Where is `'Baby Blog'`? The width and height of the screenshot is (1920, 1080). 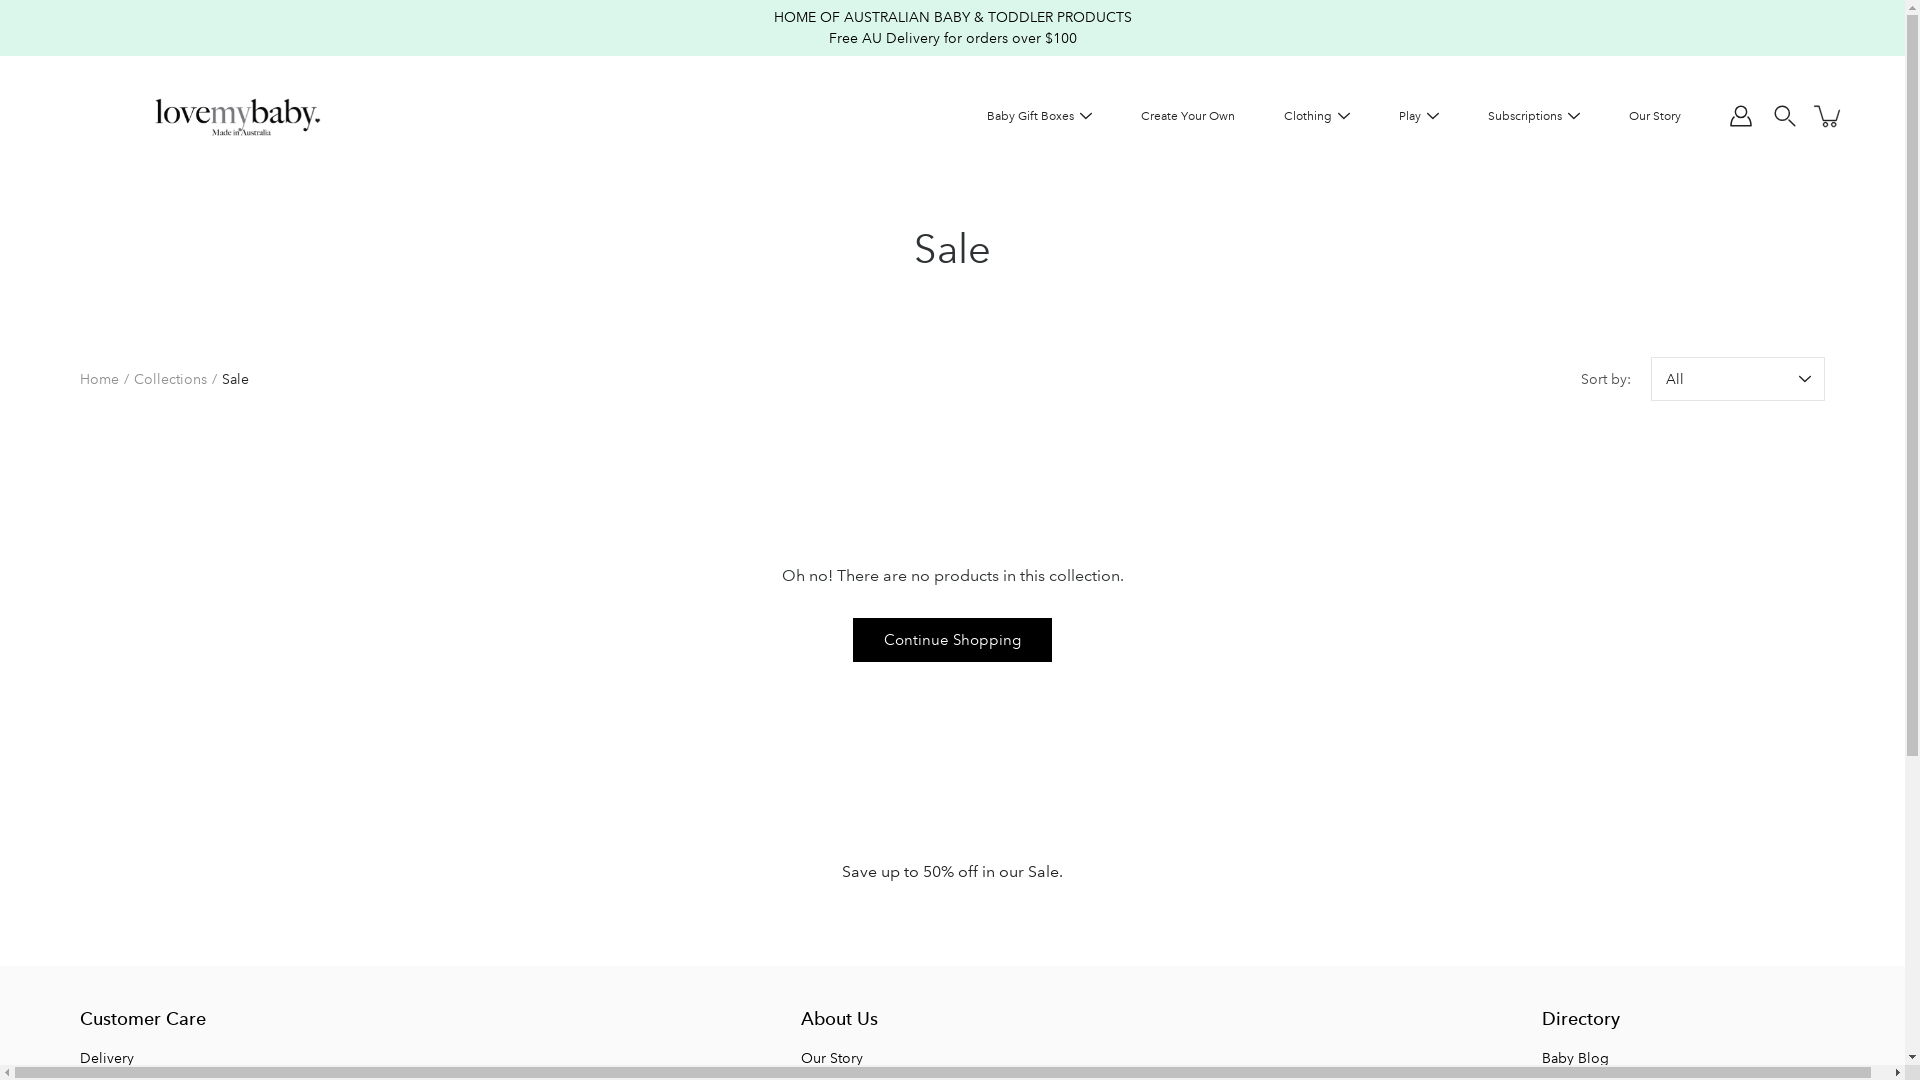
'Baby Blog' is located at coordinates (1574, 1056).